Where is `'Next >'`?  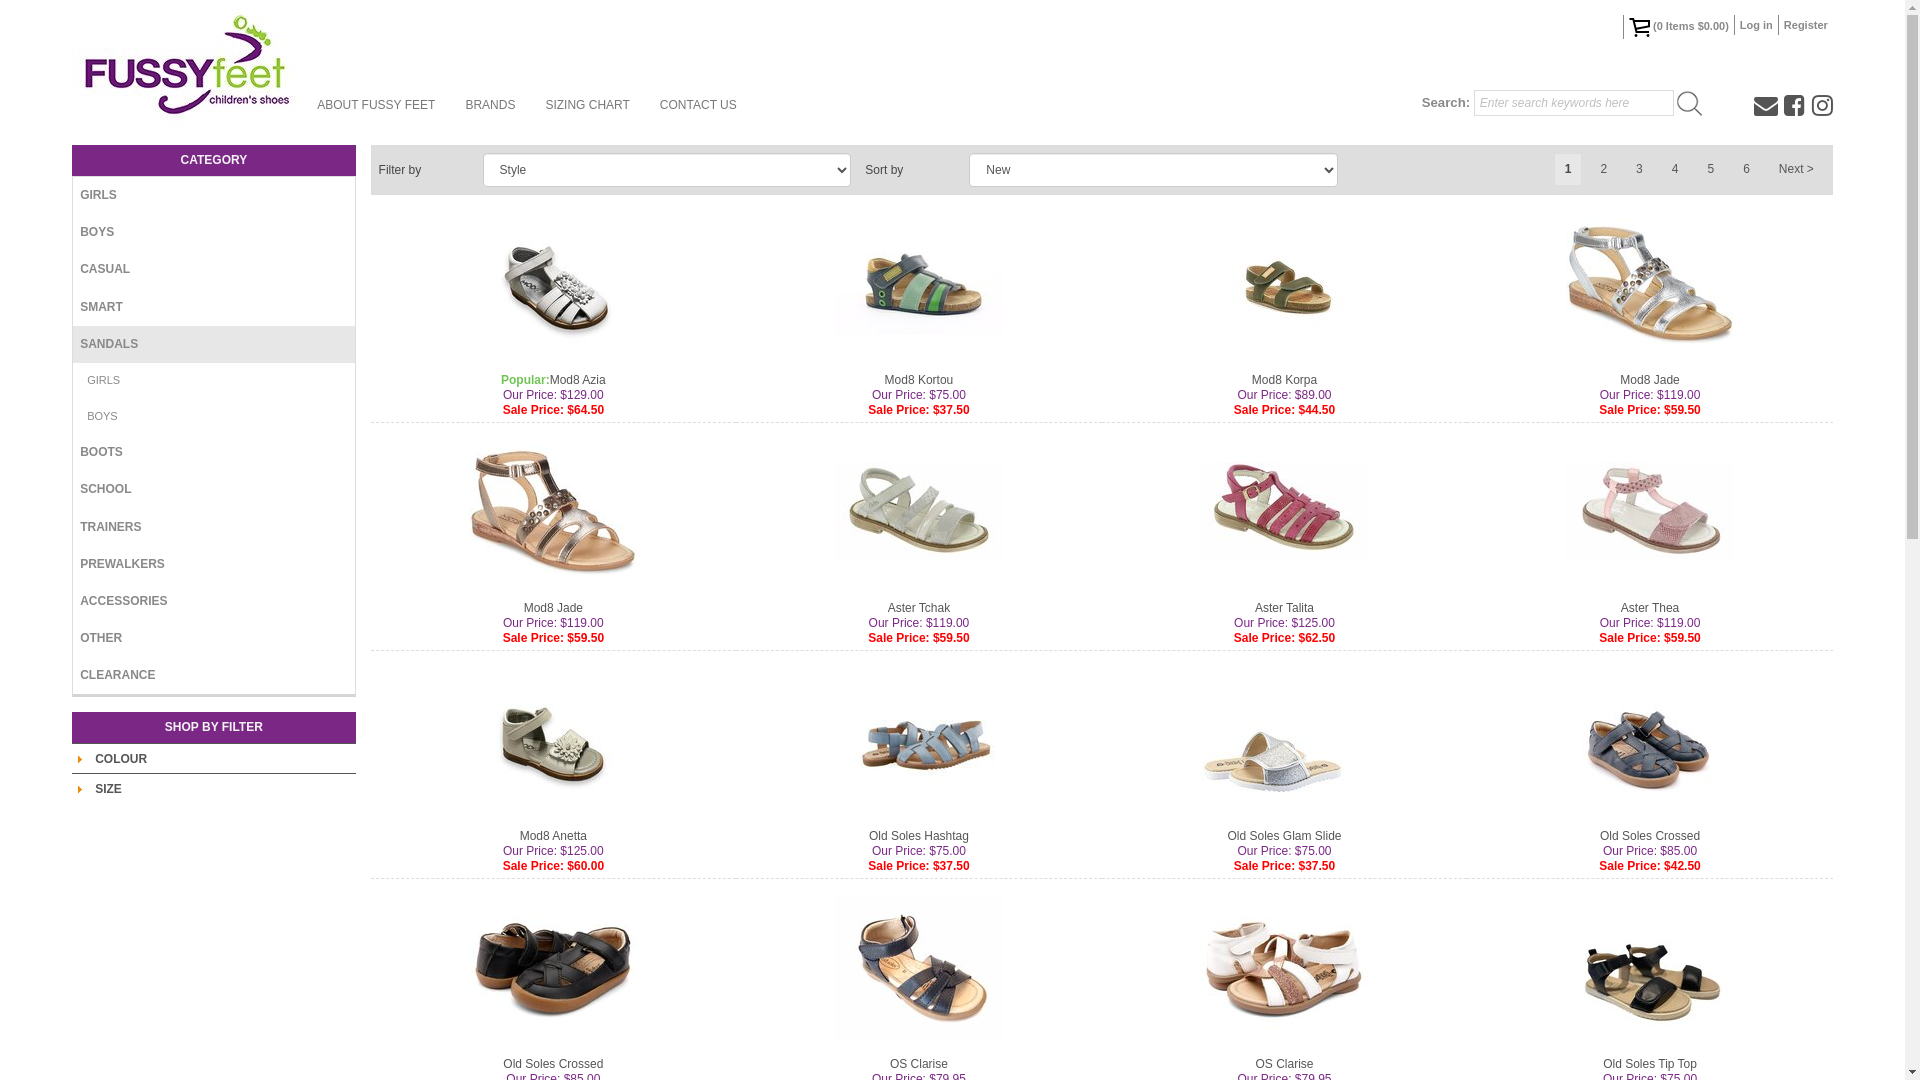
'Next >' is located at coordinates (1796, 168).